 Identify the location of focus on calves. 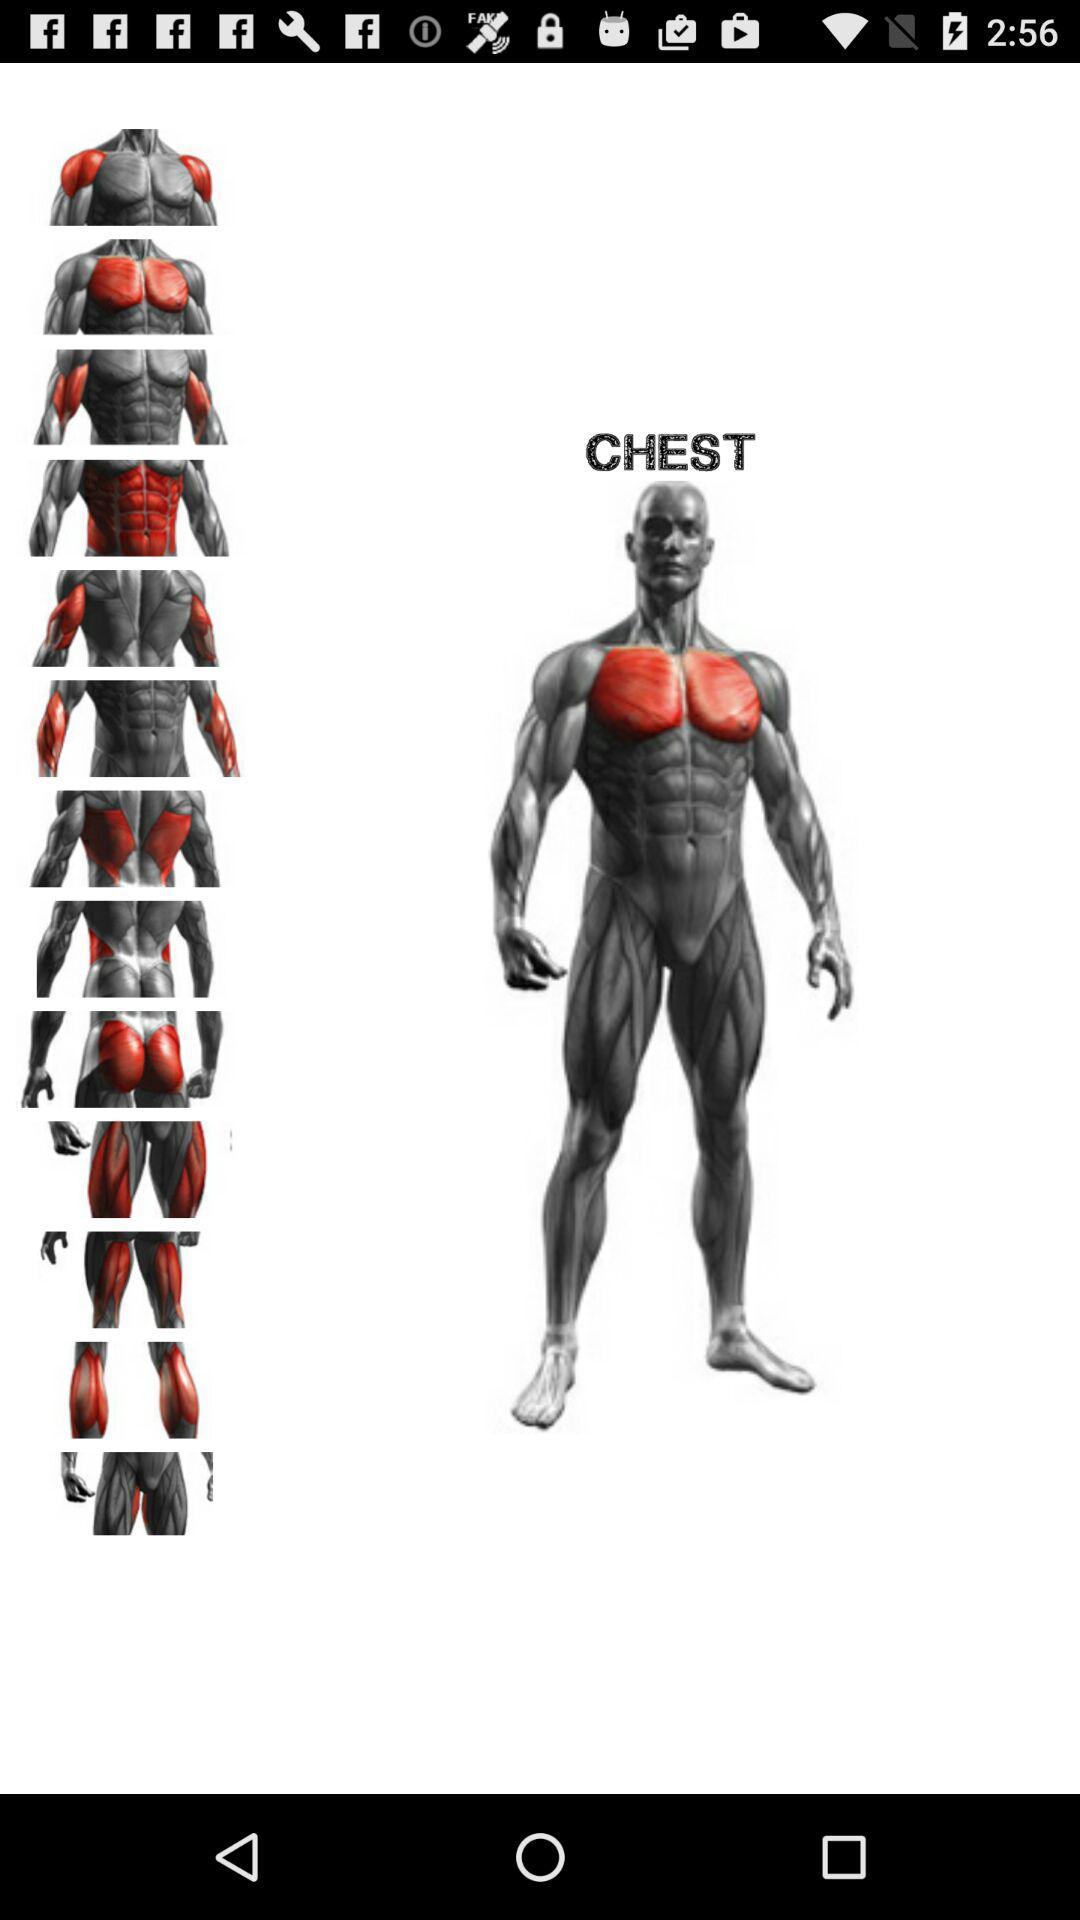
(131, 1382).